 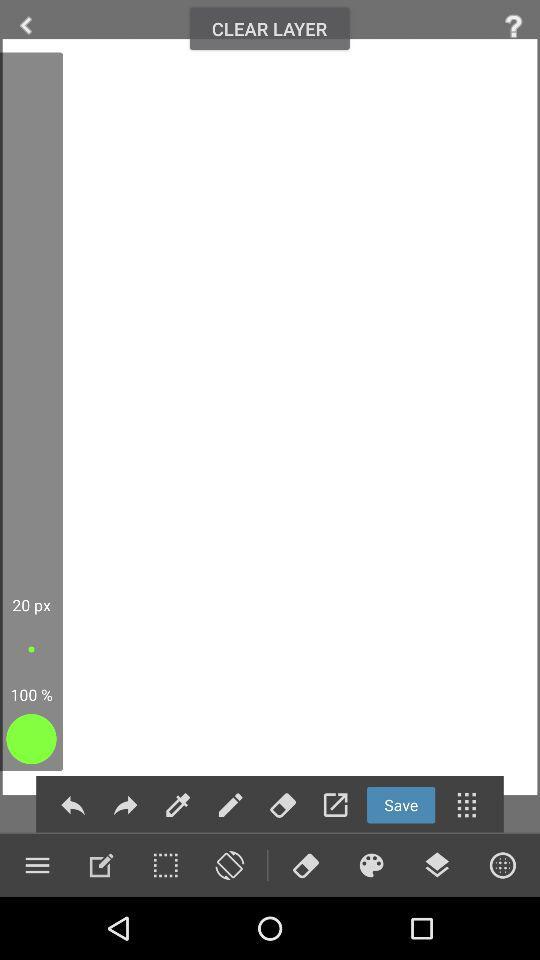 What do you see at coordinates (370, 864) in the screenshot?
I see `color option` at bounding box center [370, 864].